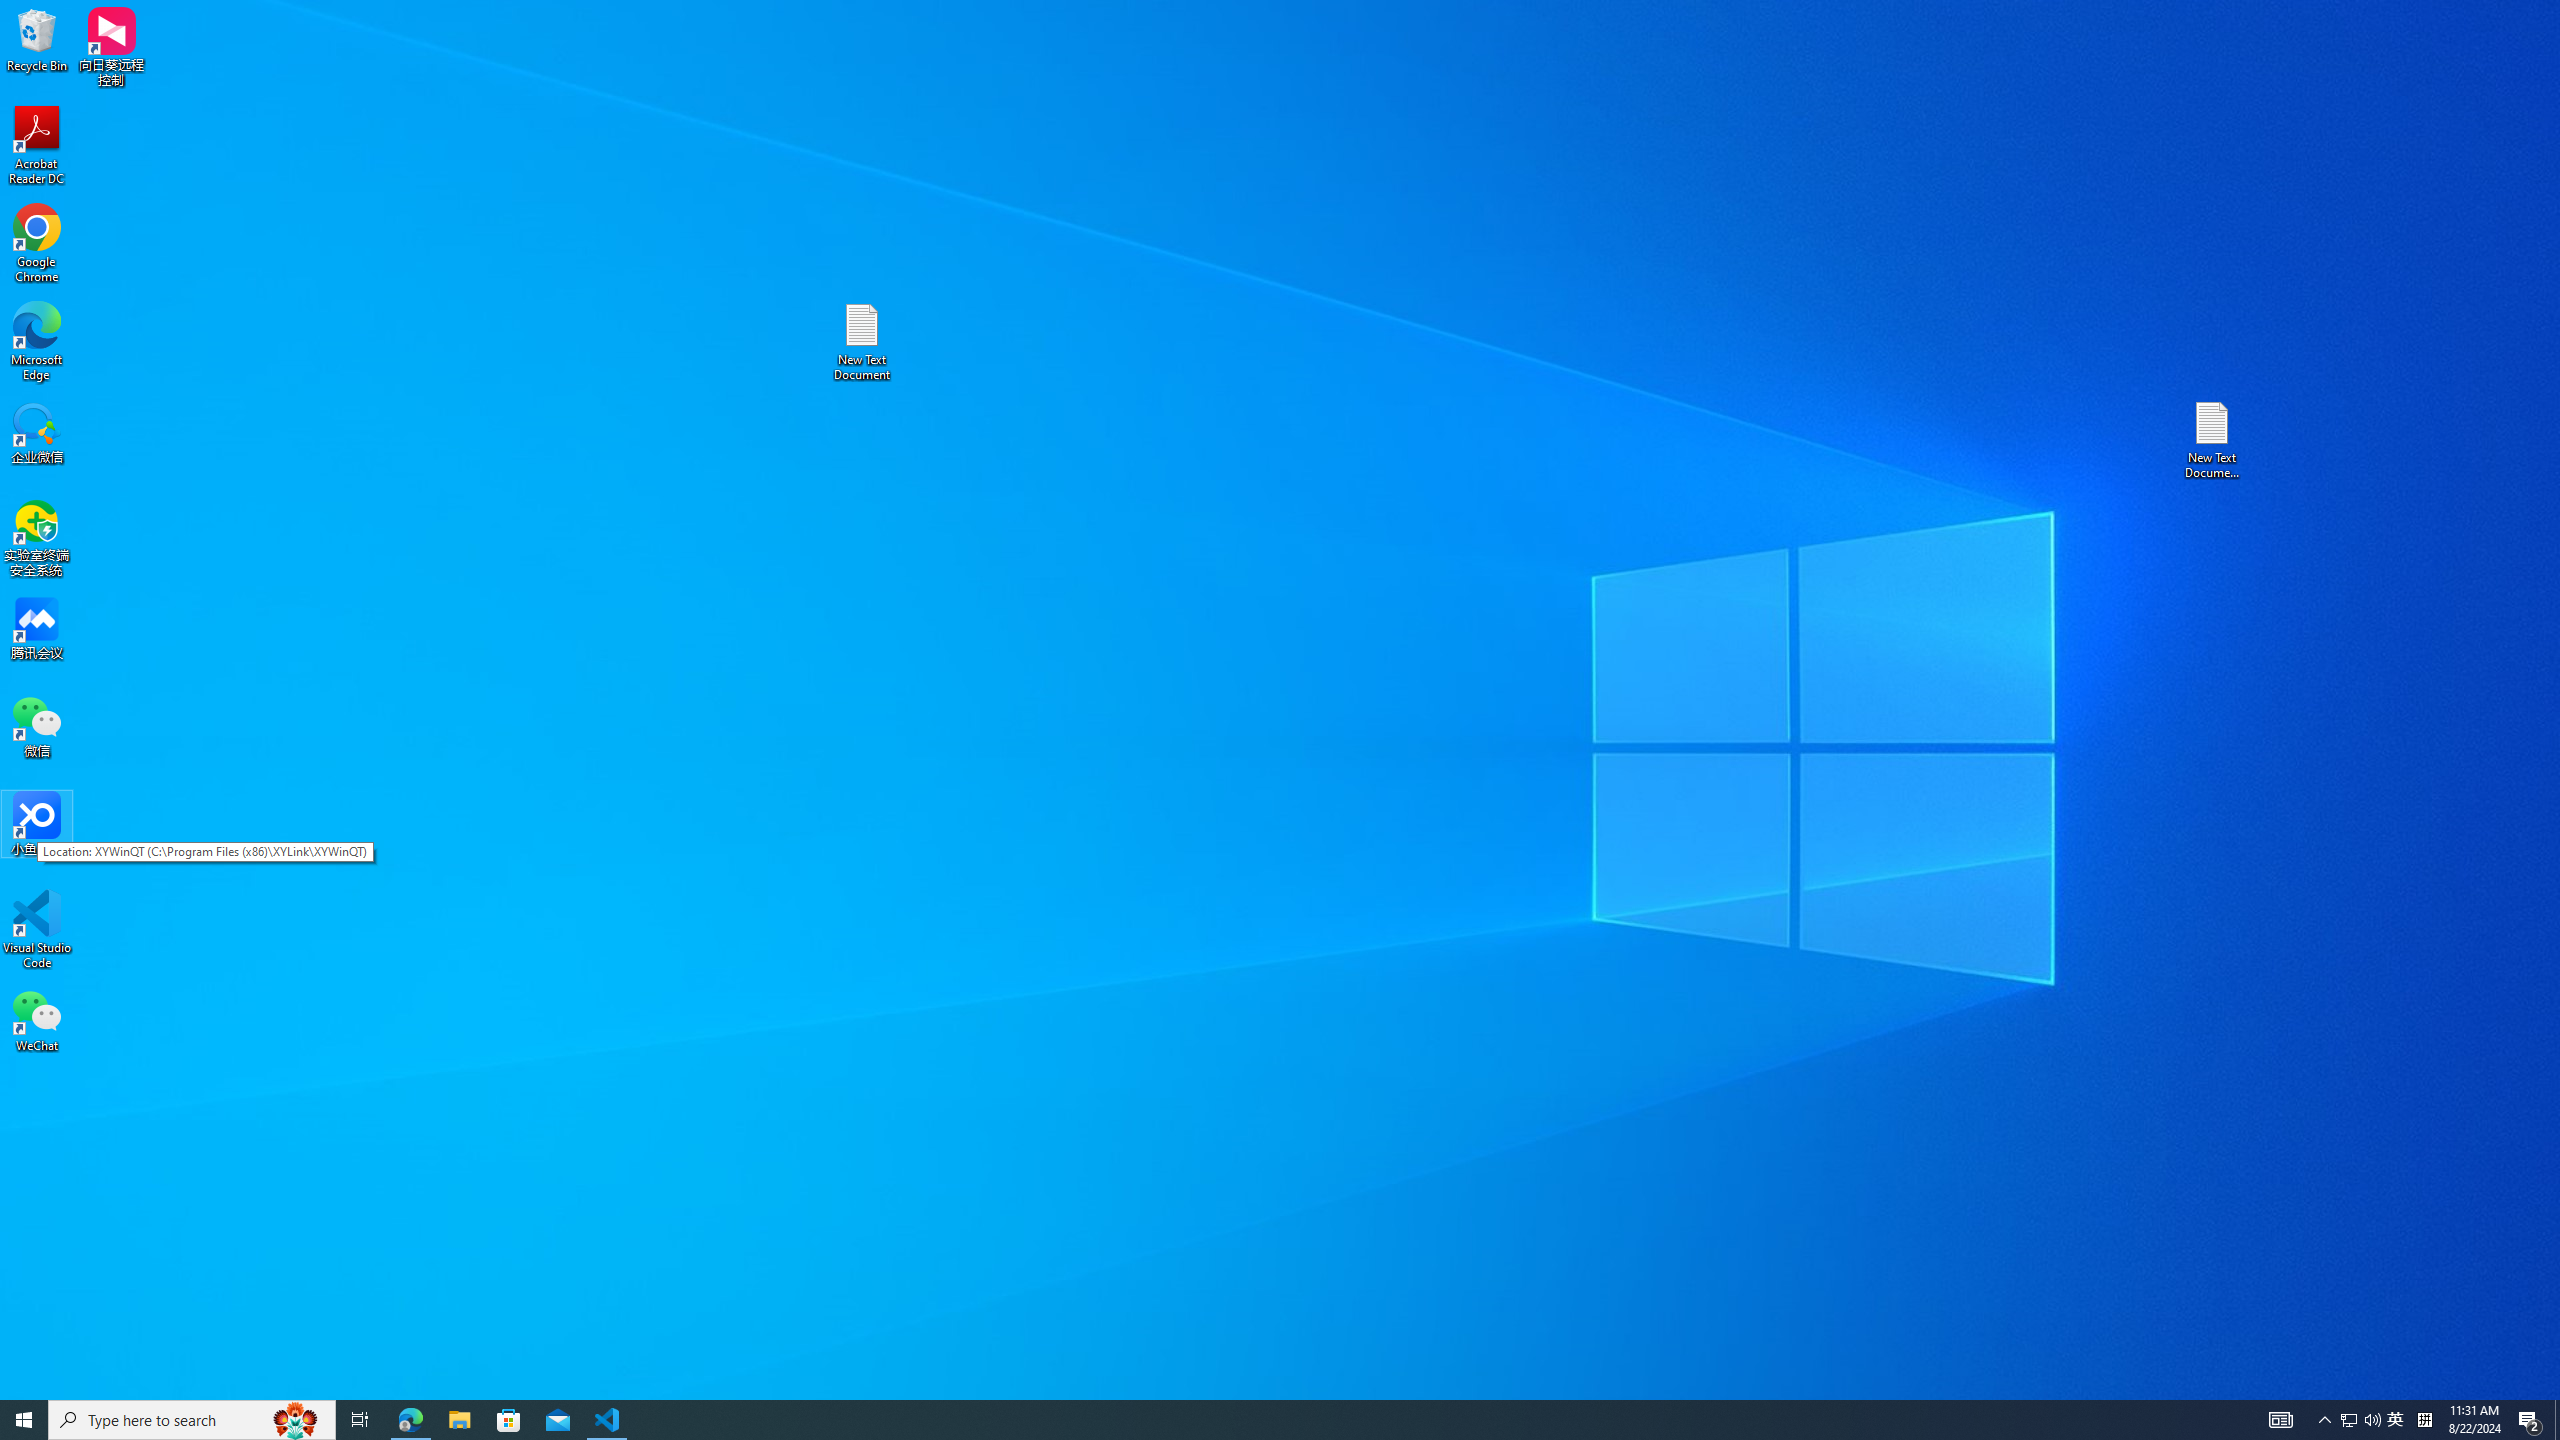 The width and height of the screenshot is (2560, 1440). I want to click on 'New Text Document', so click(860, 341).